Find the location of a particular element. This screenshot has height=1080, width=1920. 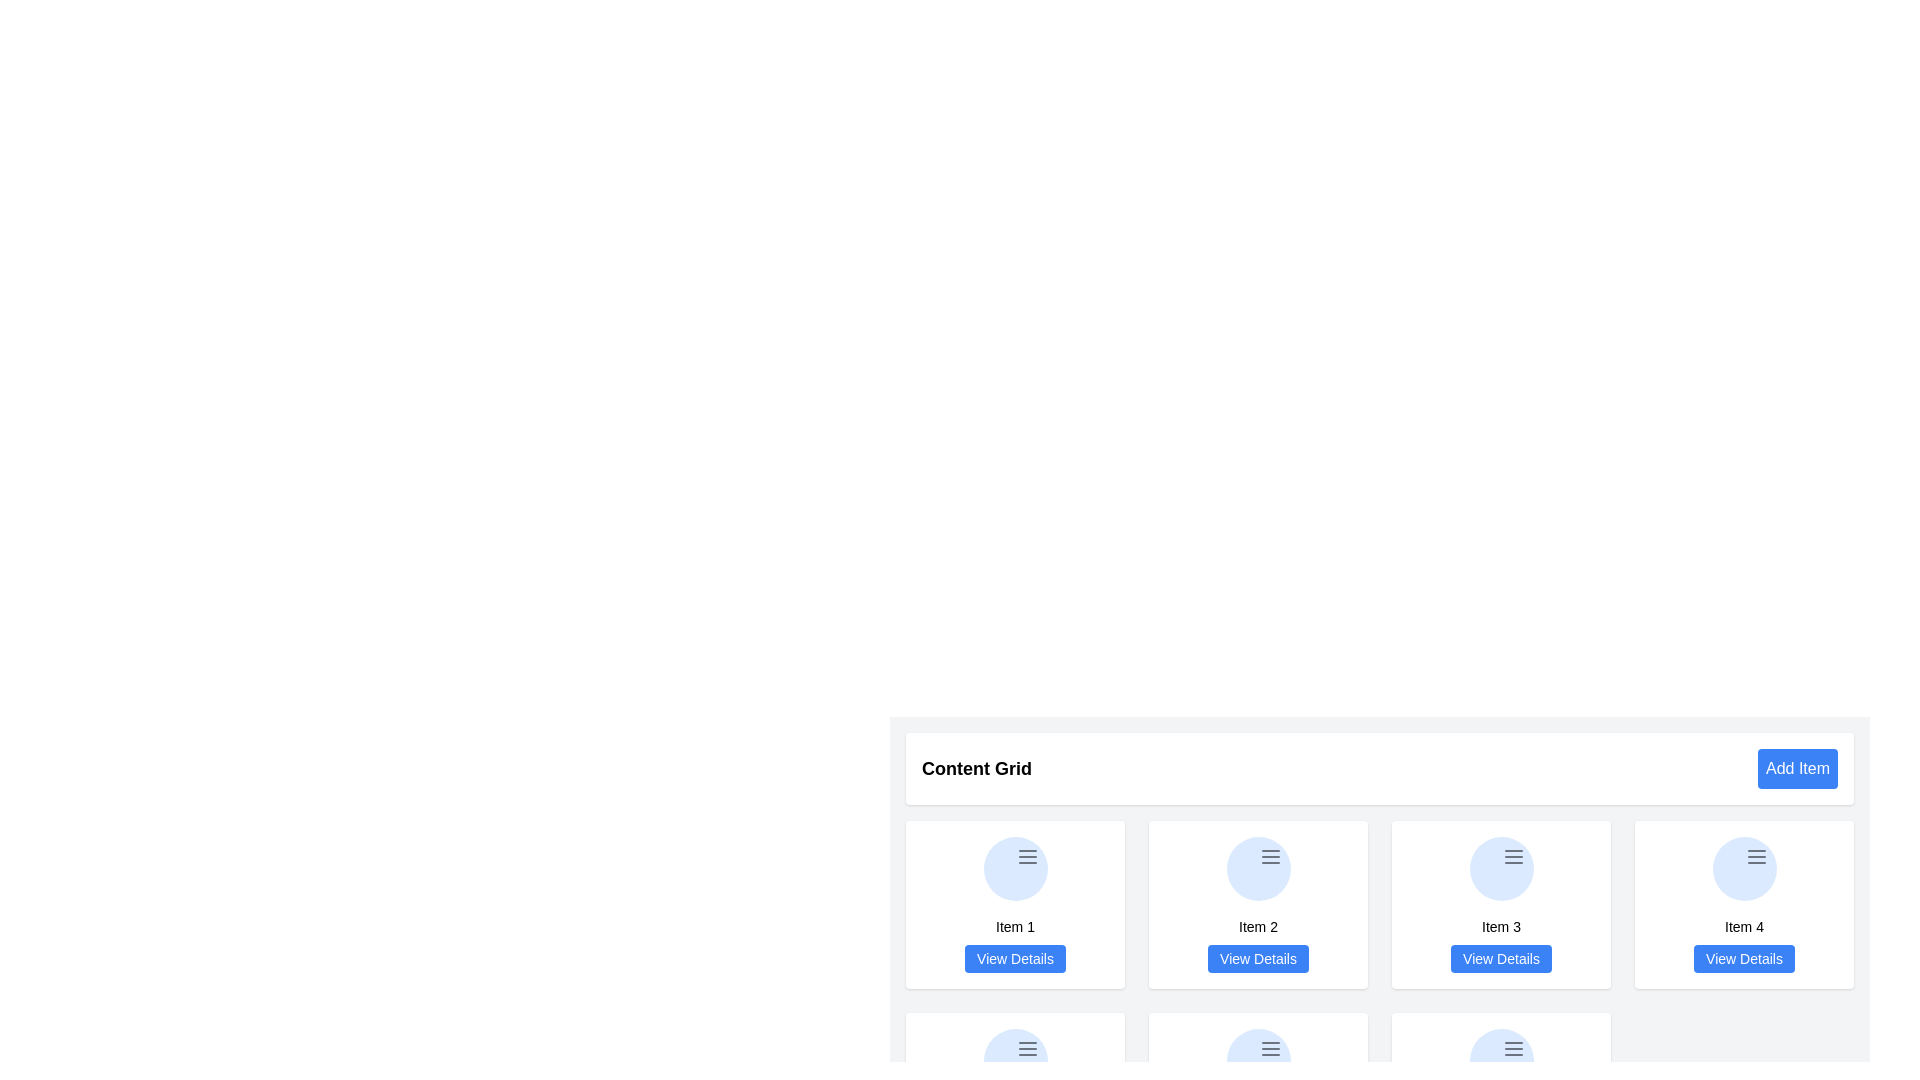

the icon button located in the header area of the 'Item 3' card is located at coordinates (1513, 855).